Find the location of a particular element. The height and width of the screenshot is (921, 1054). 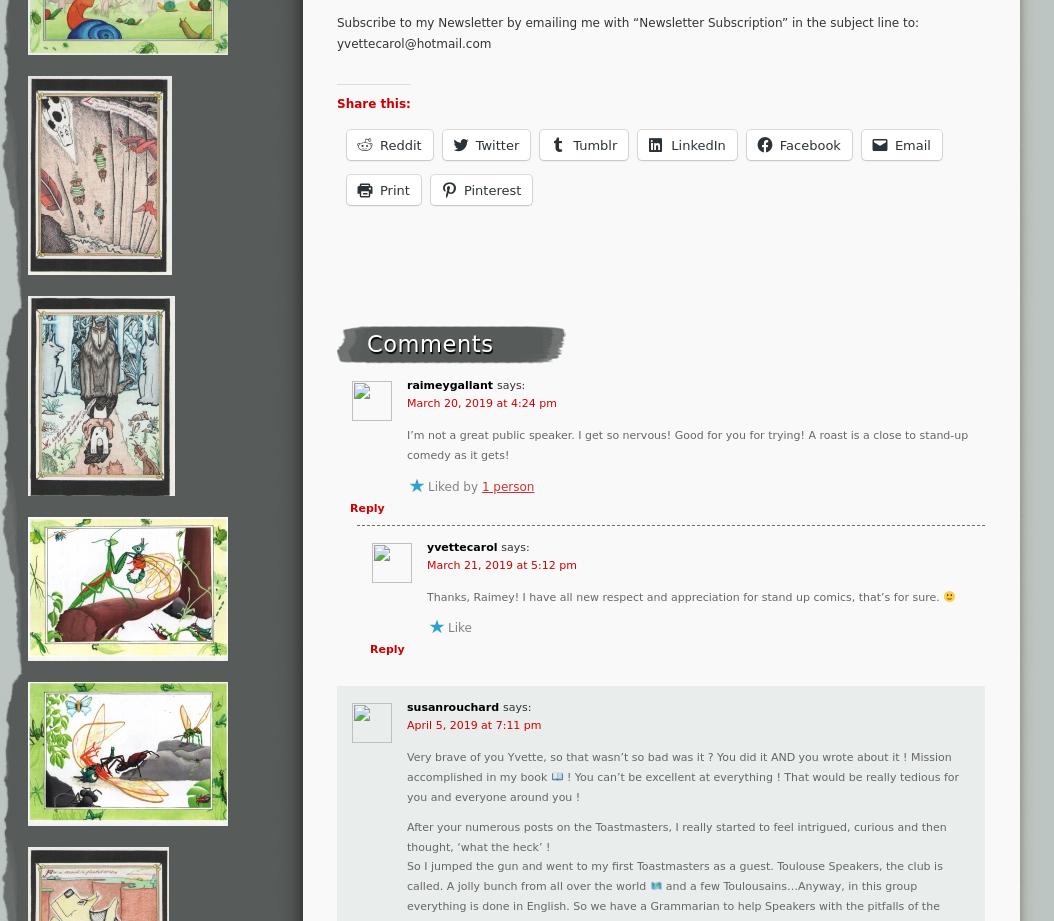

'Very brave of you Yvette, so that wasn’t so bad was it ? You did it AND you wrote about it ! Mission accomplished in my book' is located at coordinates (678, 767).